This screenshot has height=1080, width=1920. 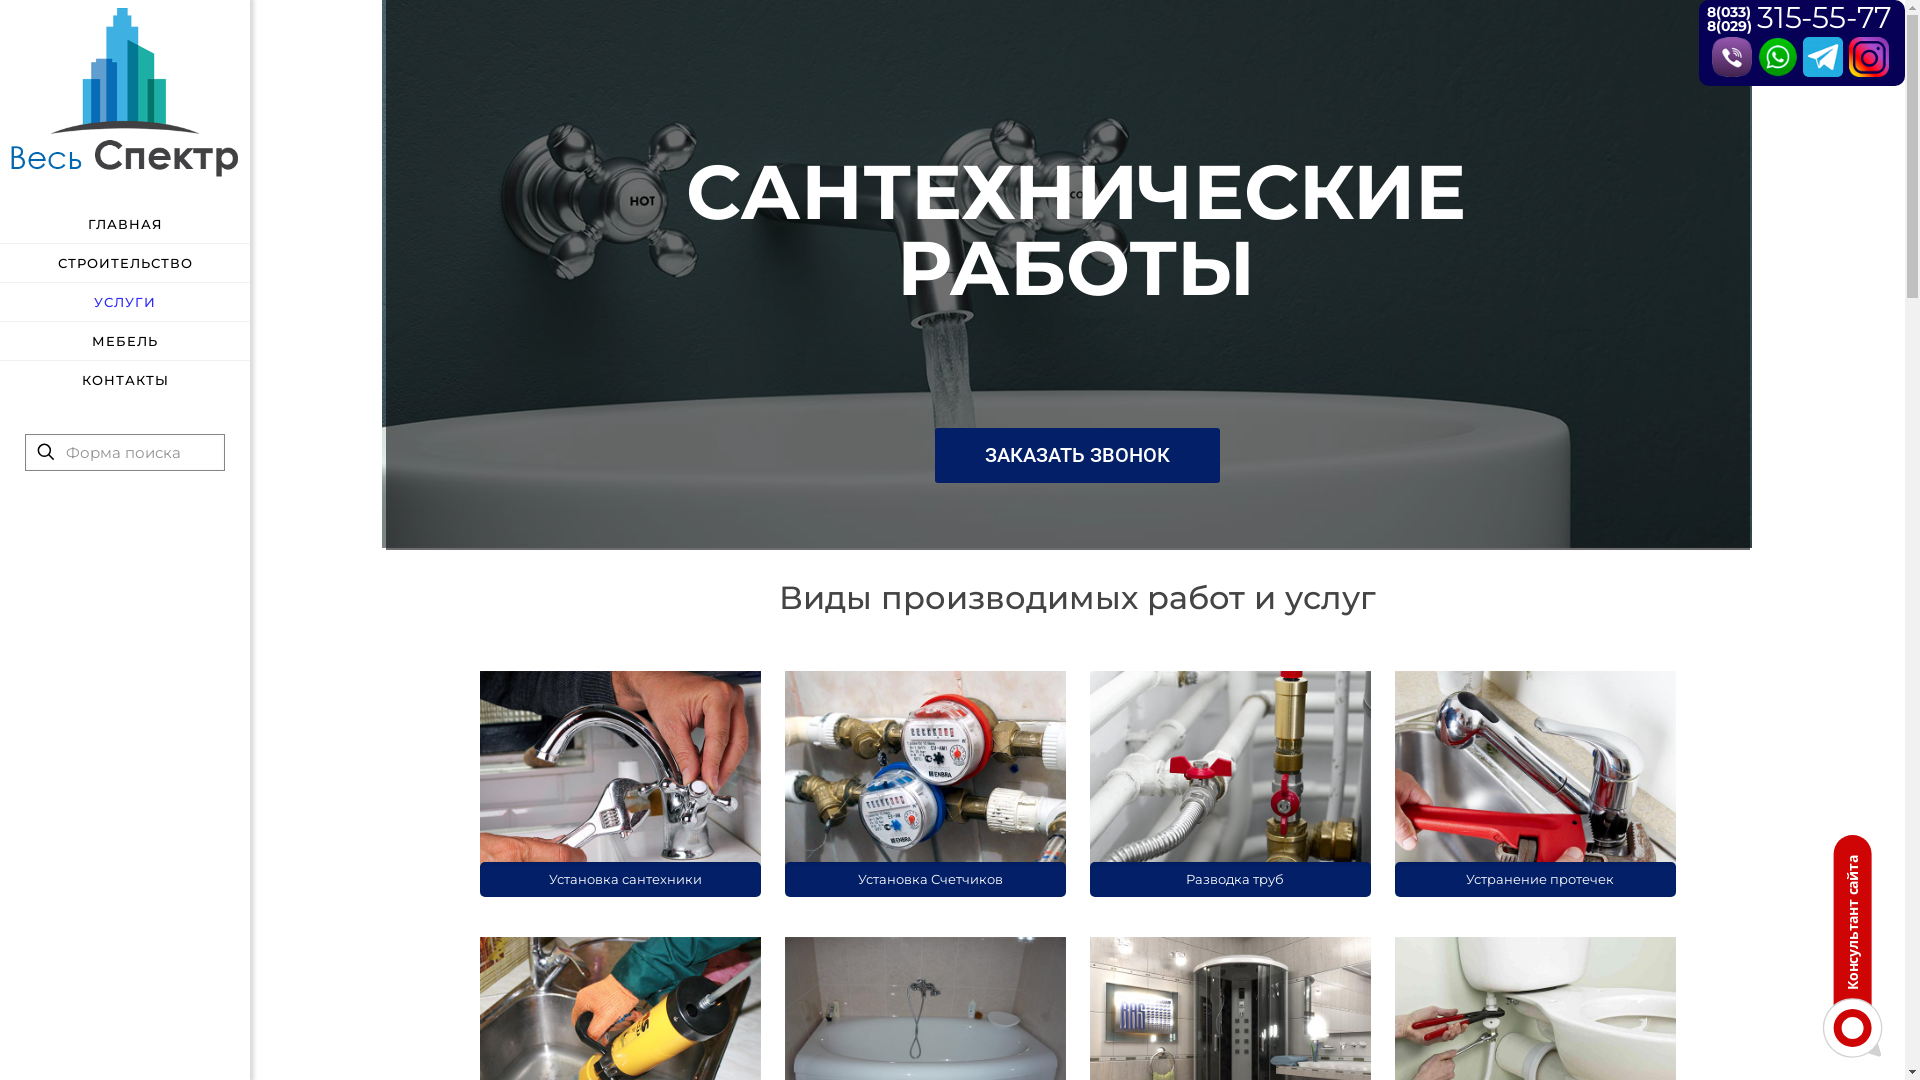 I want to click on '8(029)', so click(x=1728, y=26).